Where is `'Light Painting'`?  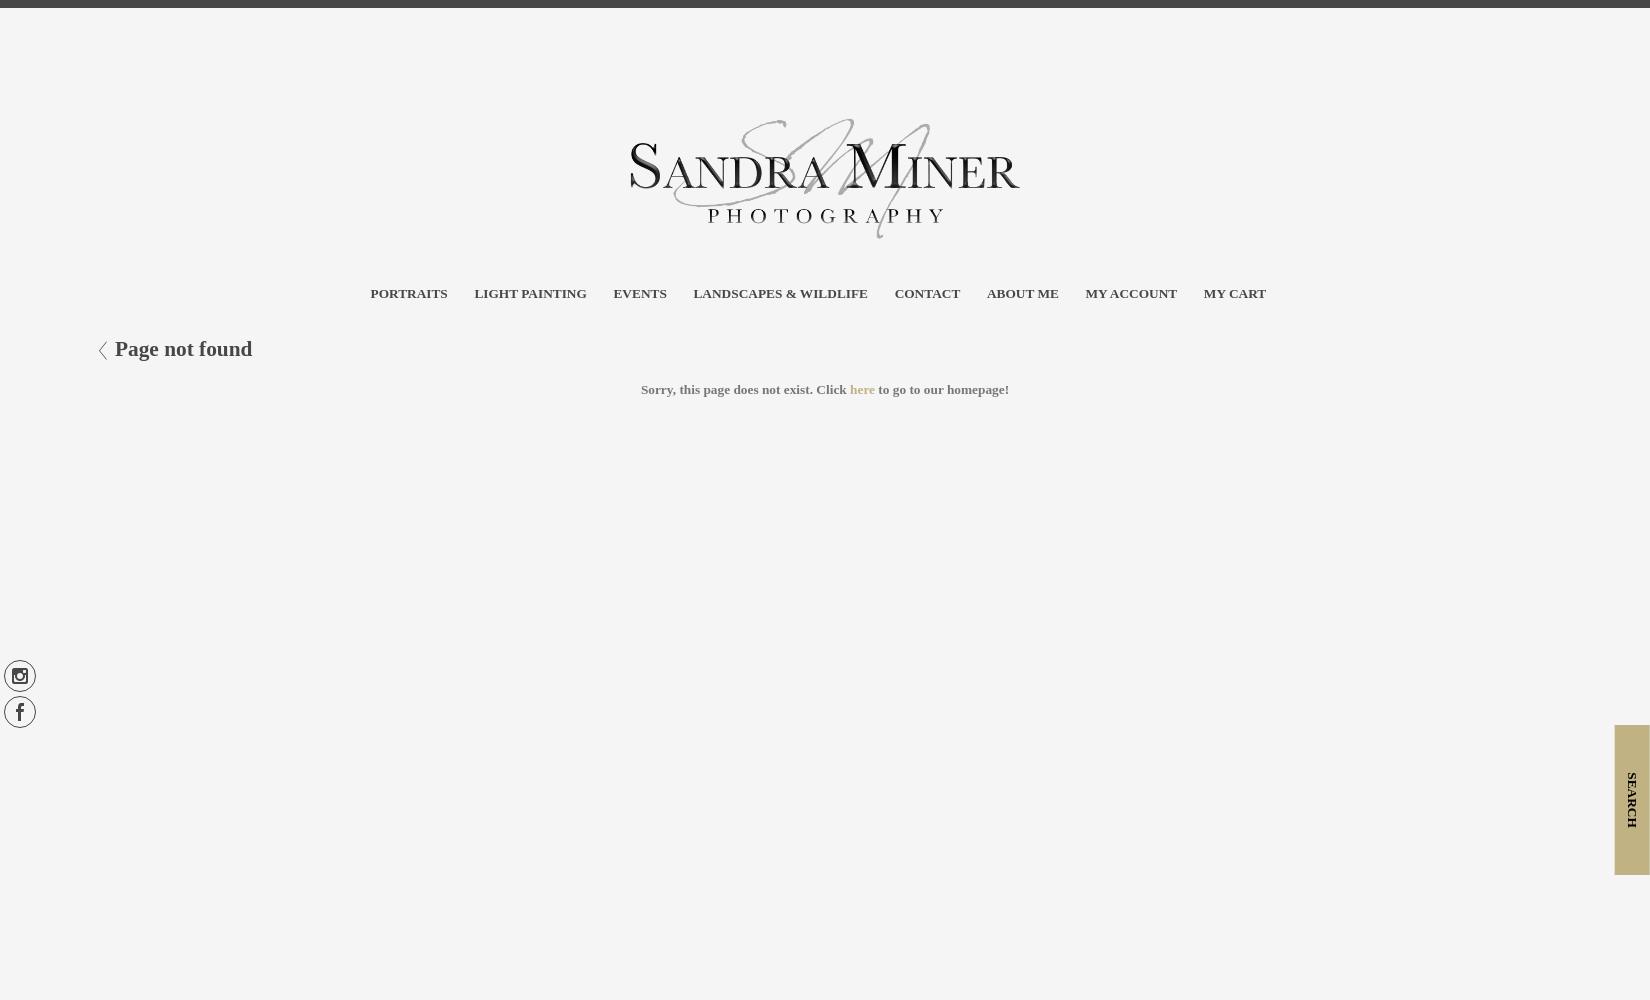
'Light Painting' is located at coordinates (528, 293).